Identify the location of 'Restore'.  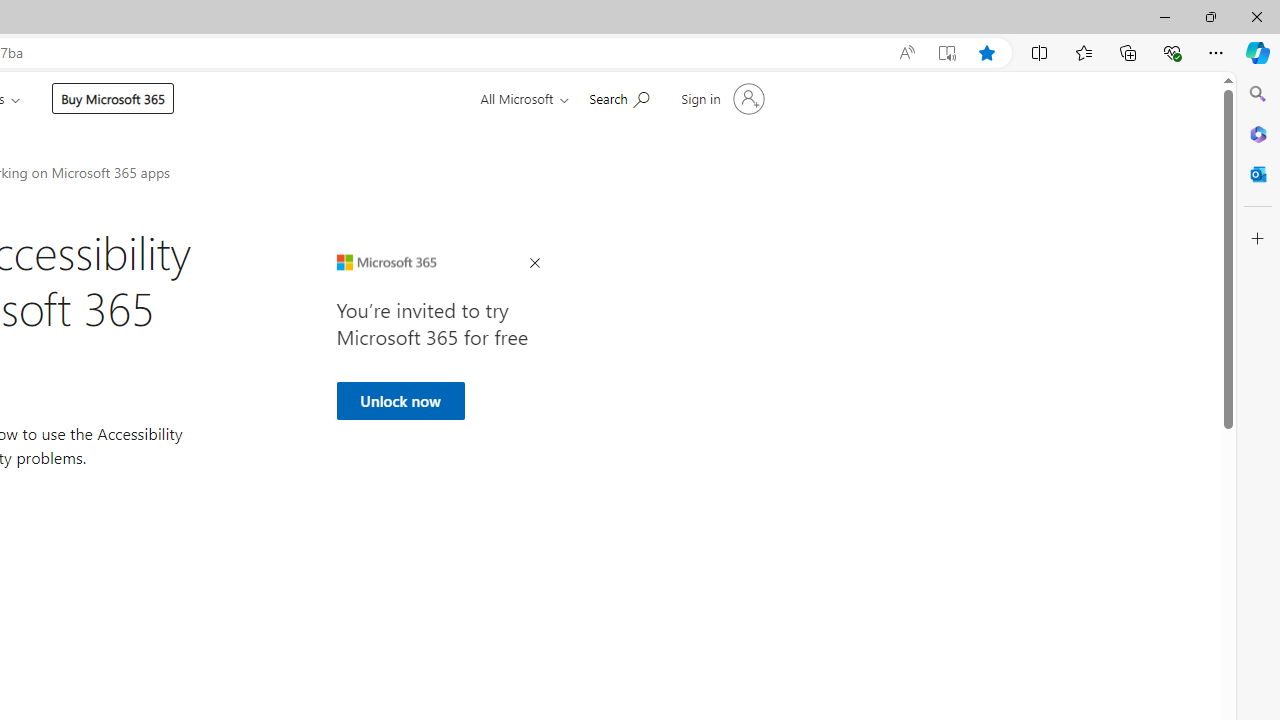
(1209, 16).